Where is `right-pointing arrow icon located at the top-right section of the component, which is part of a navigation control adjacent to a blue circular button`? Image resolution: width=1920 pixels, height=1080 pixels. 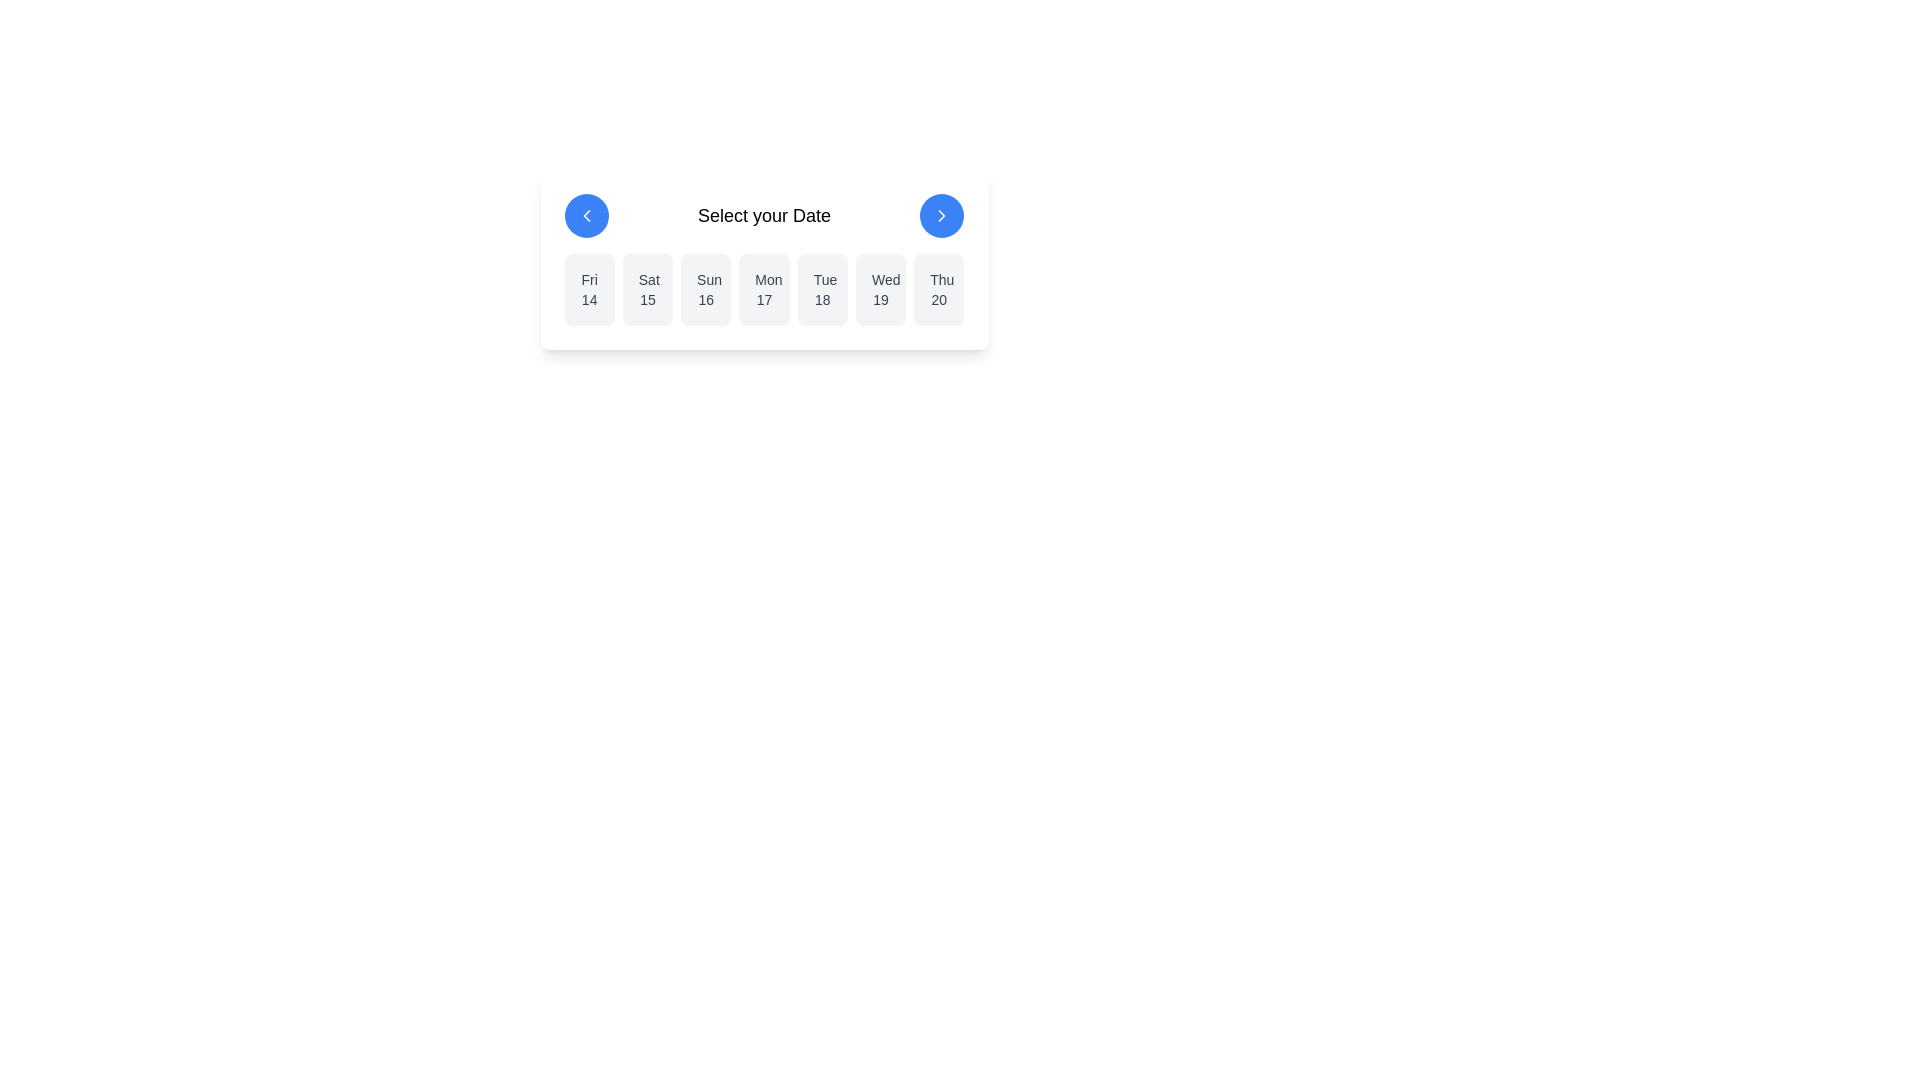
right-pointing arrow icon located at the top-right section of the component, which is part of a navigation control adjacent to a blue circular button is located at coordinates (941, 216).